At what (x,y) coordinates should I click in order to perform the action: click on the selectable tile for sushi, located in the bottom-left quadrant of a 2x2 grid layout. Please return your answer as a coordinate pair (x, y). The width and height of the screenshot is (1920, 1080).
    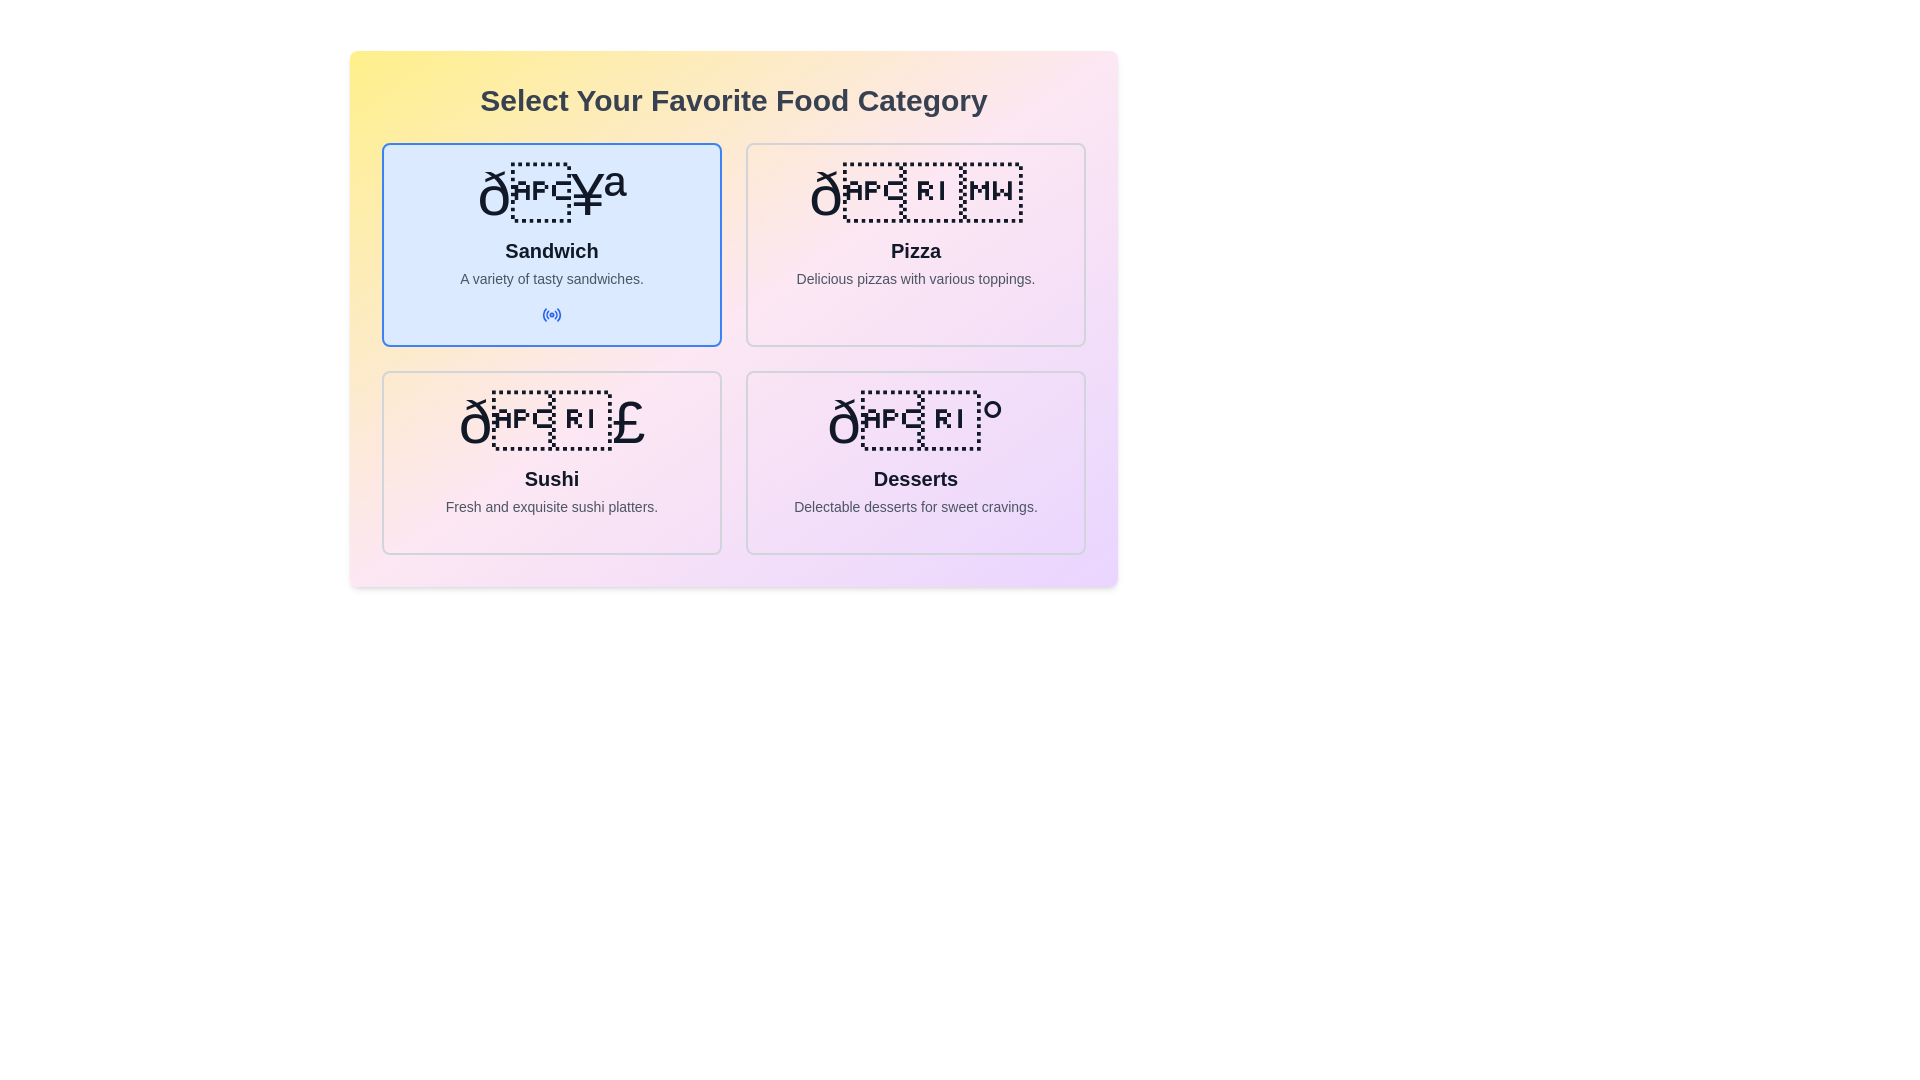
    Looking at the image, I should click on (552, 462).